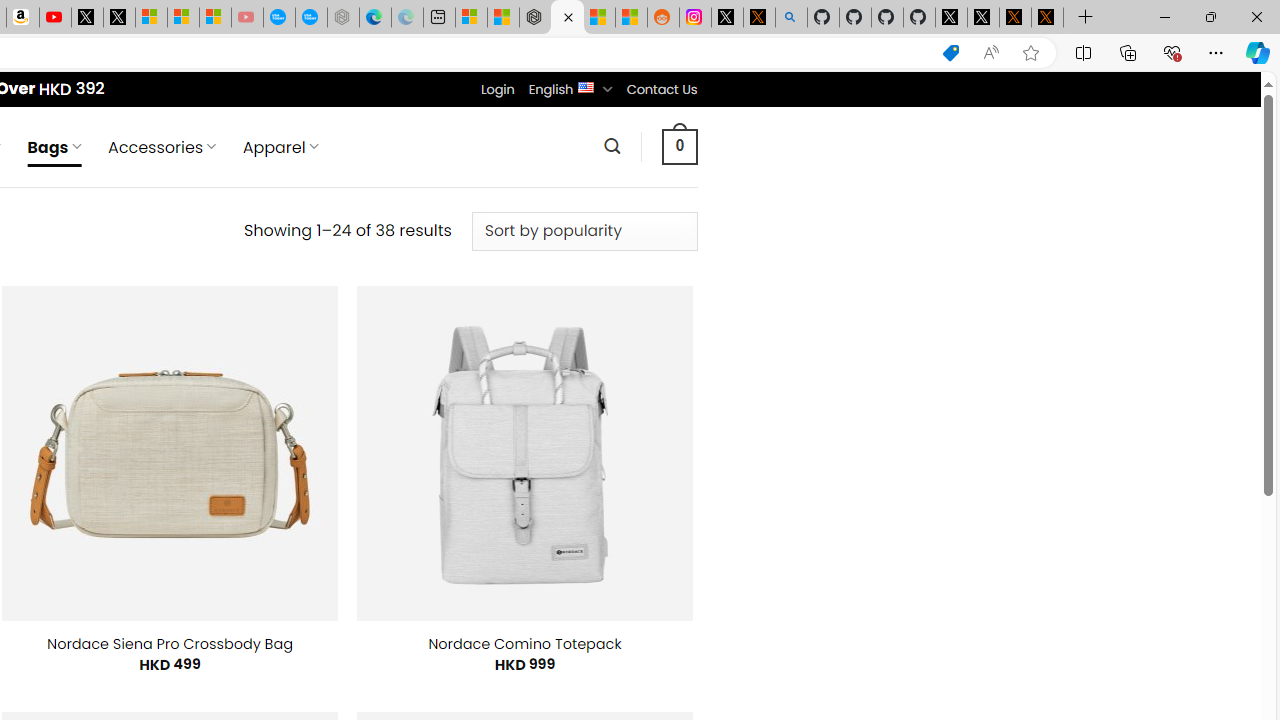  What do you see at coordinates (246, 17) in the screenshot?
I see `'Gloom - YouTube - Sleeping'` at bounding box center [246, 17].